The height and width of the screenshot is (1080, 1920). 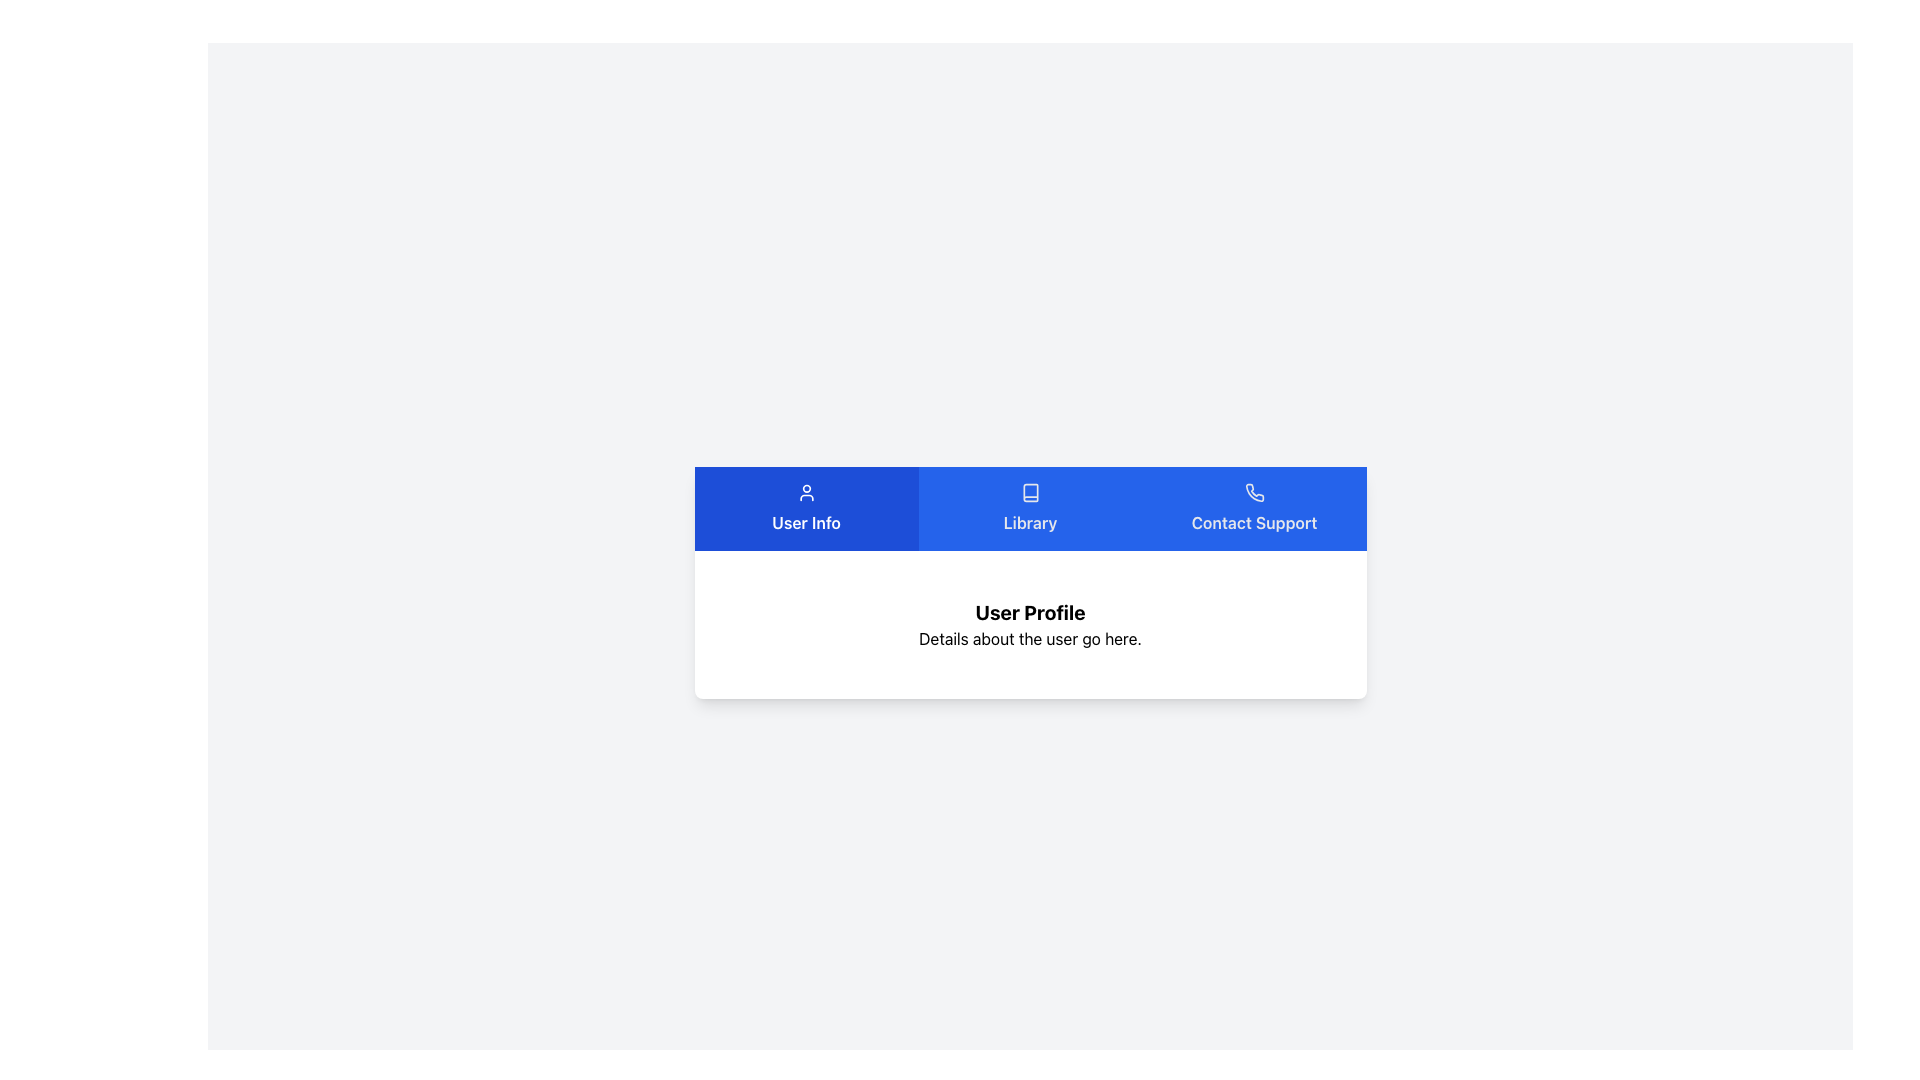 I want to click on the text label at the bottom-right corner of the navigation bar, so click(x=1253, y=522).